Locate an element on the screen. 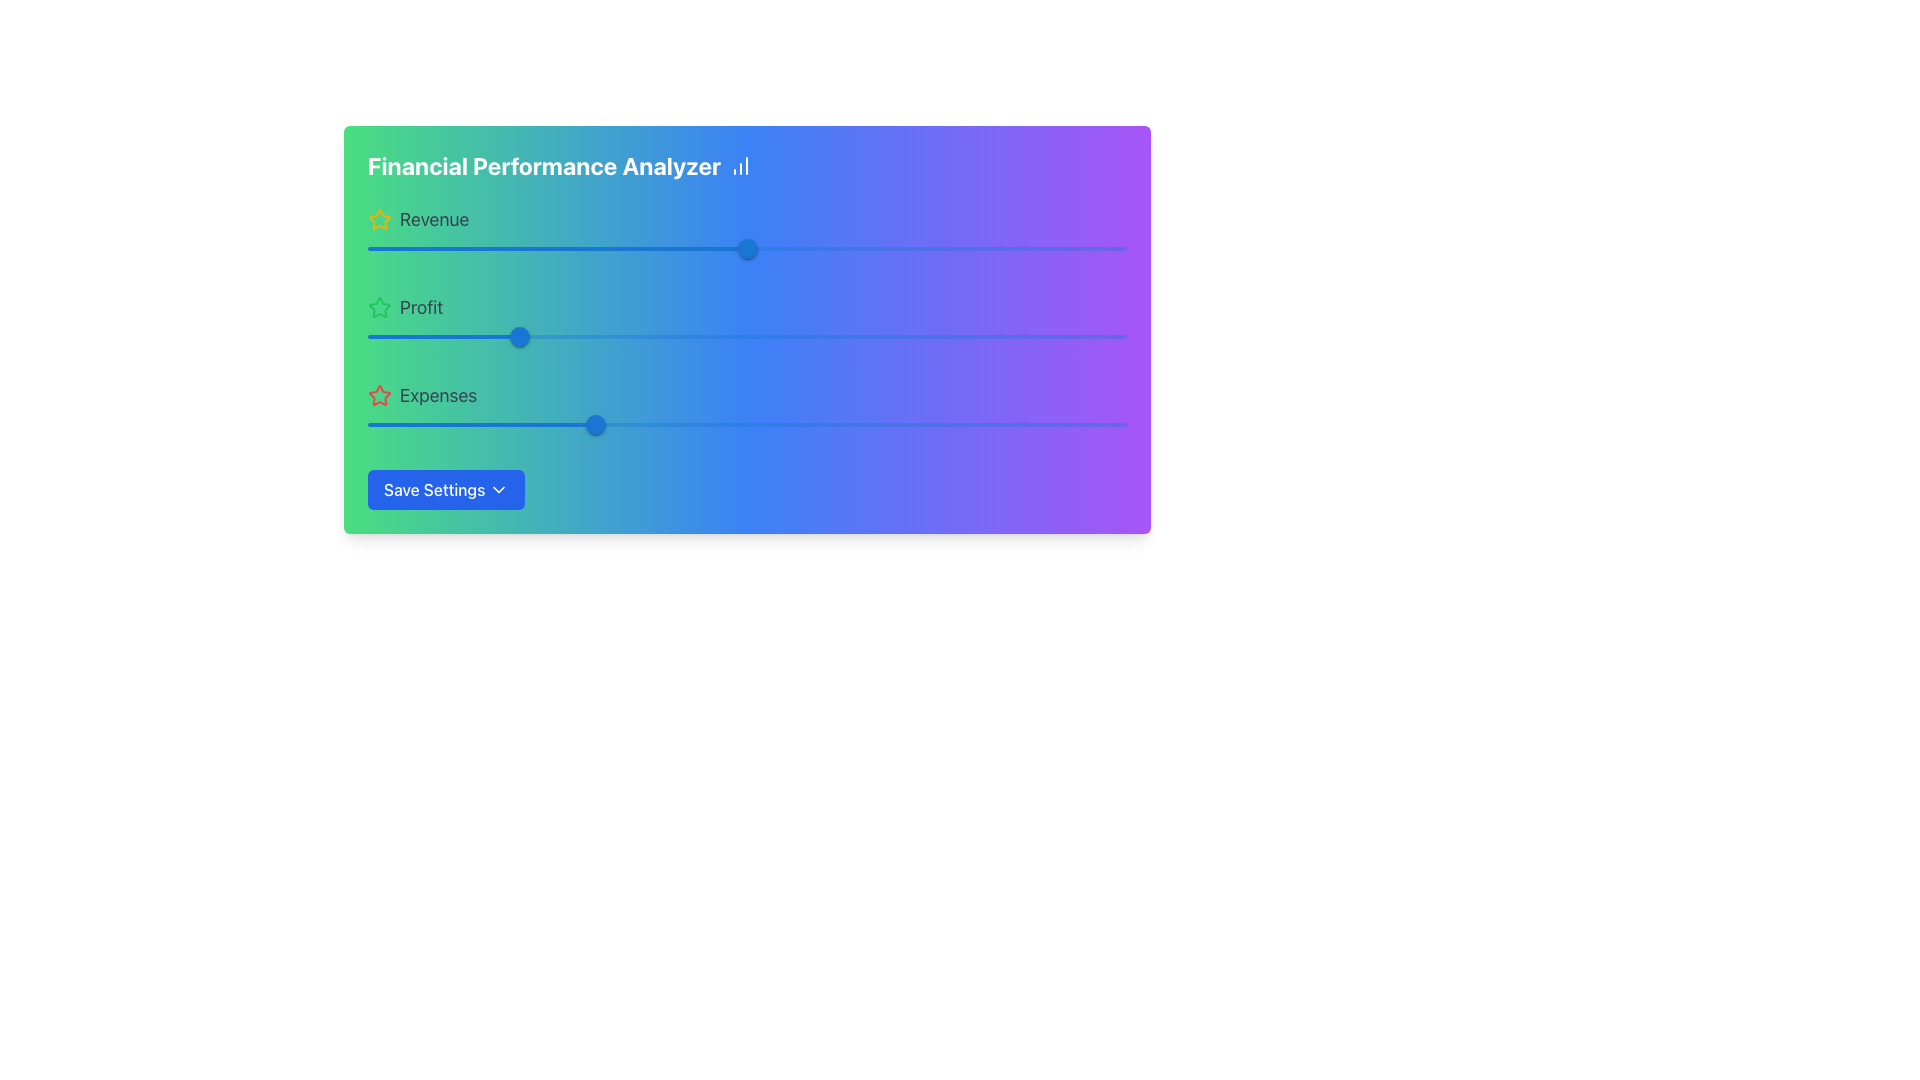 The height and width of the screenshot is (1080, 1920). slider value is located at coordinates (521, 335).